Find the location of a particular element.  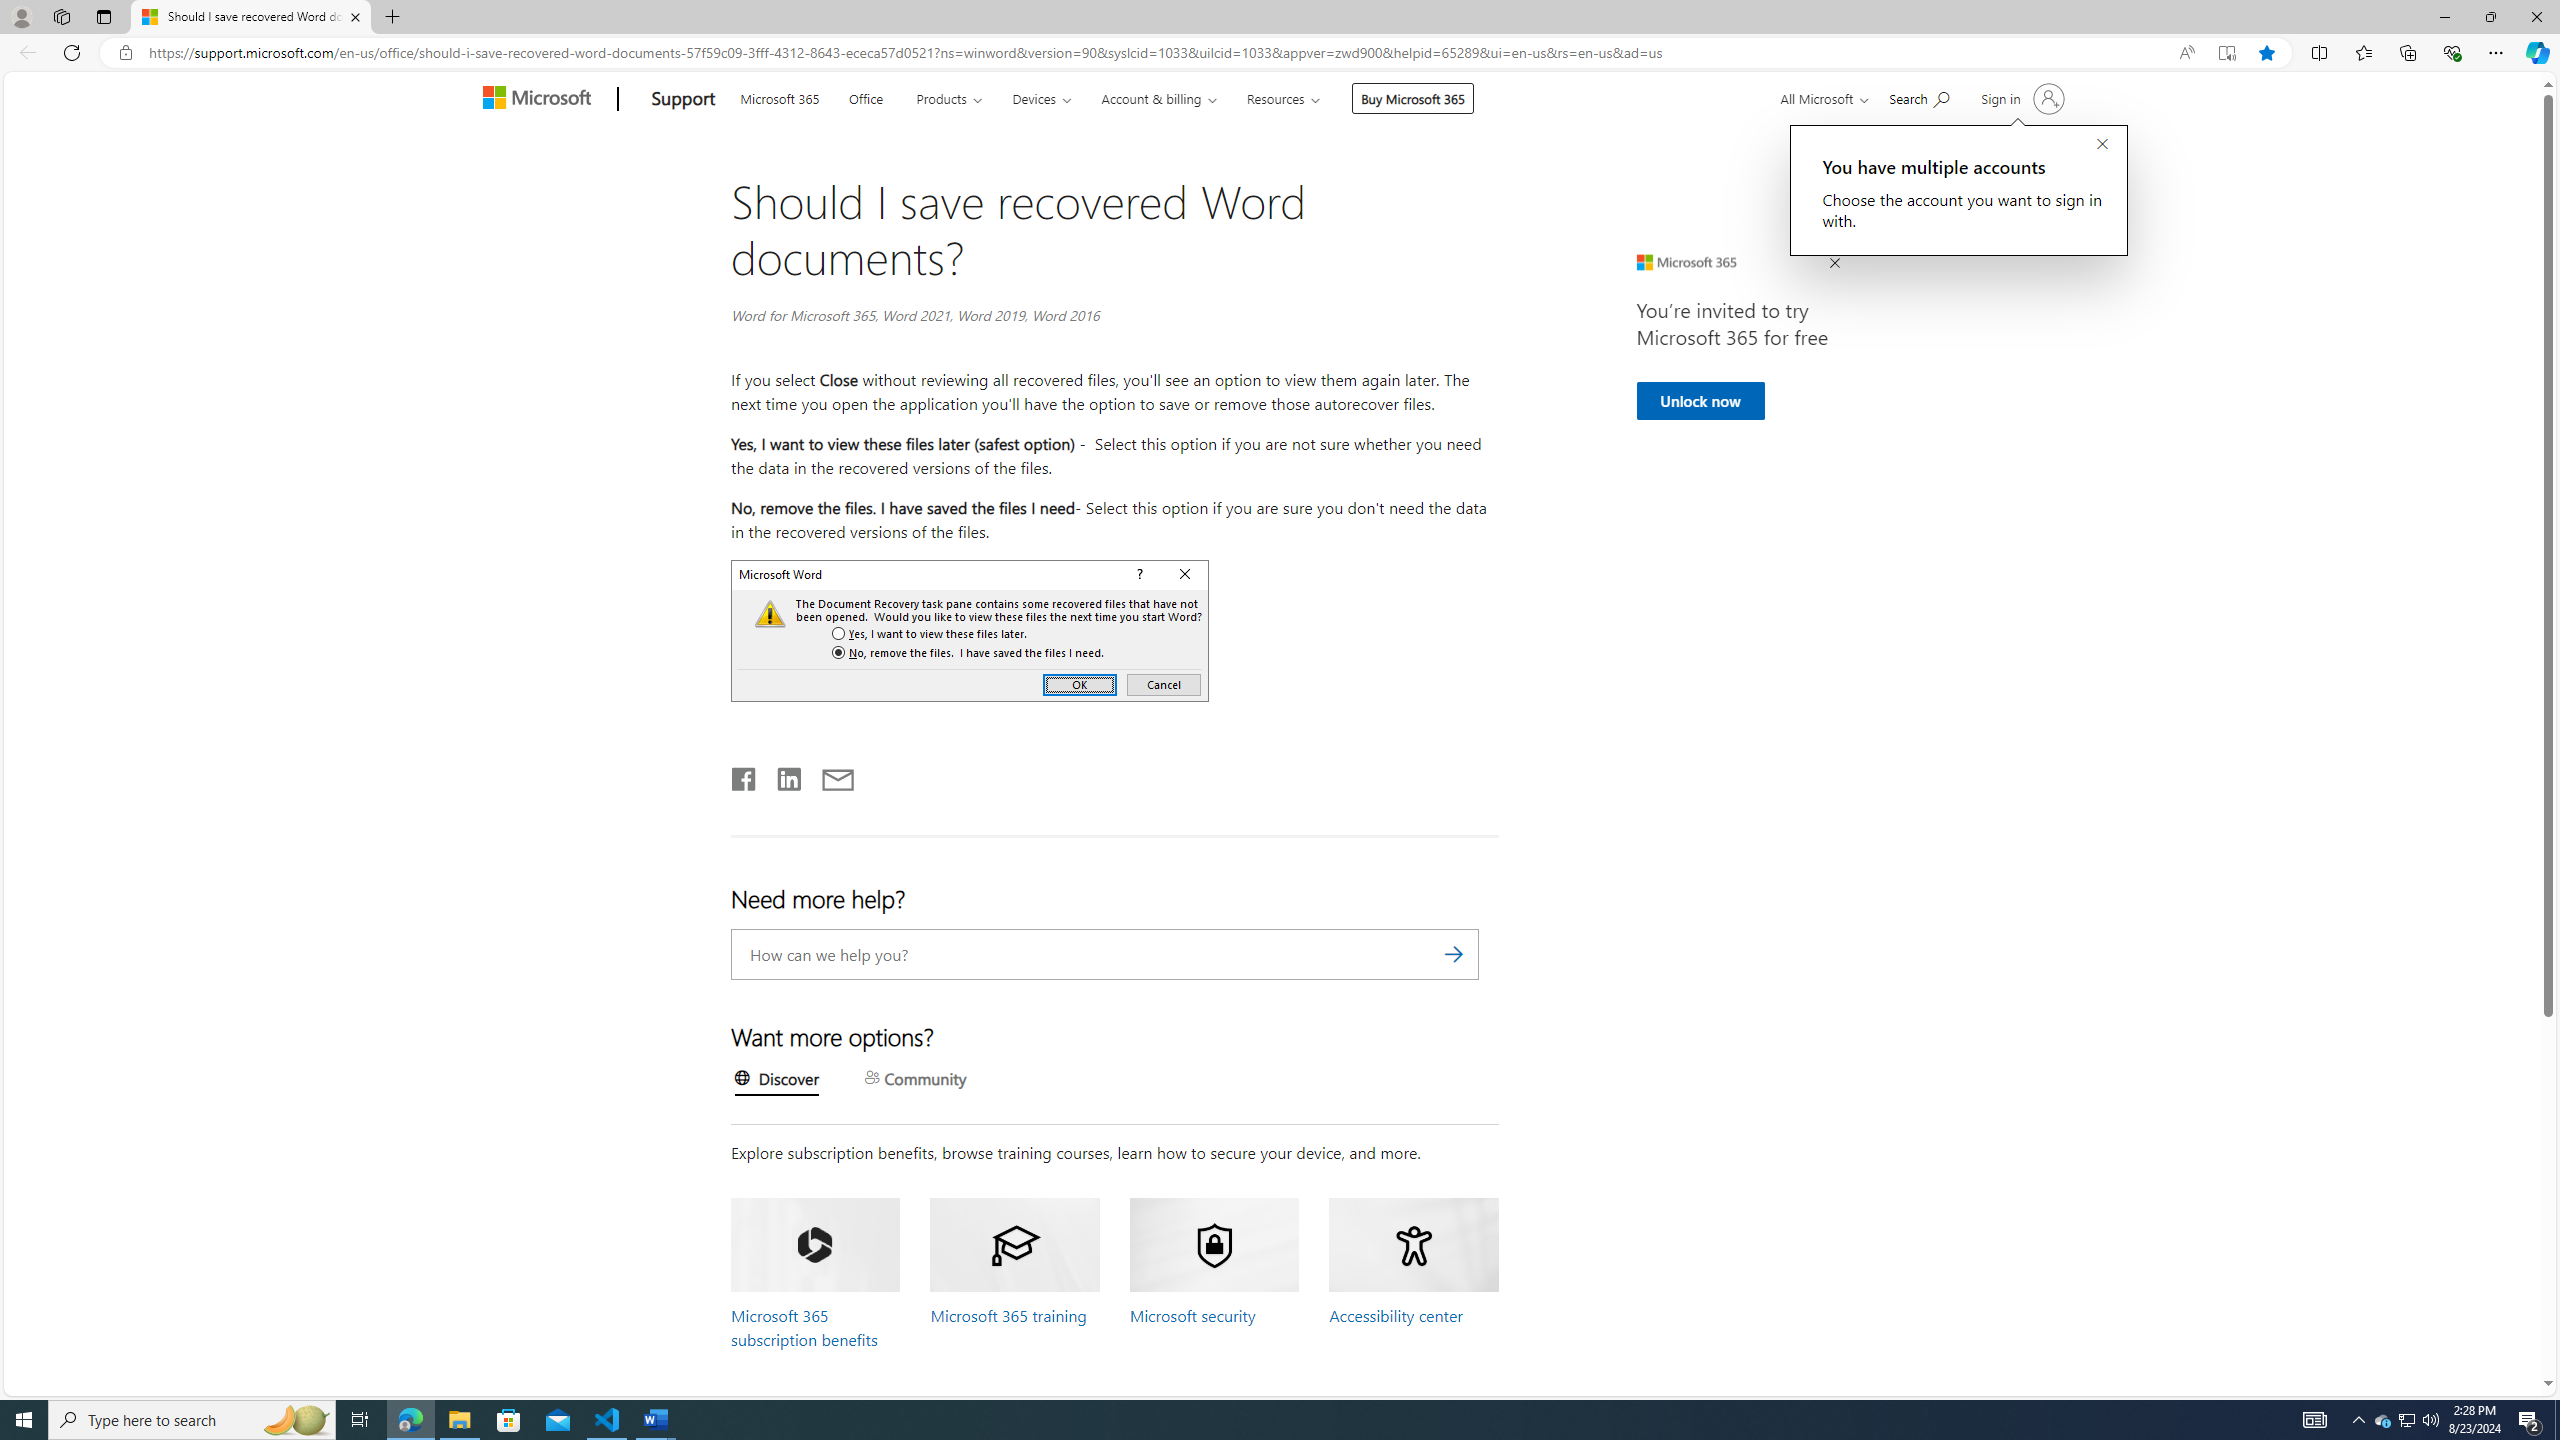

'Discover' is located at coordinates (775, 1080).